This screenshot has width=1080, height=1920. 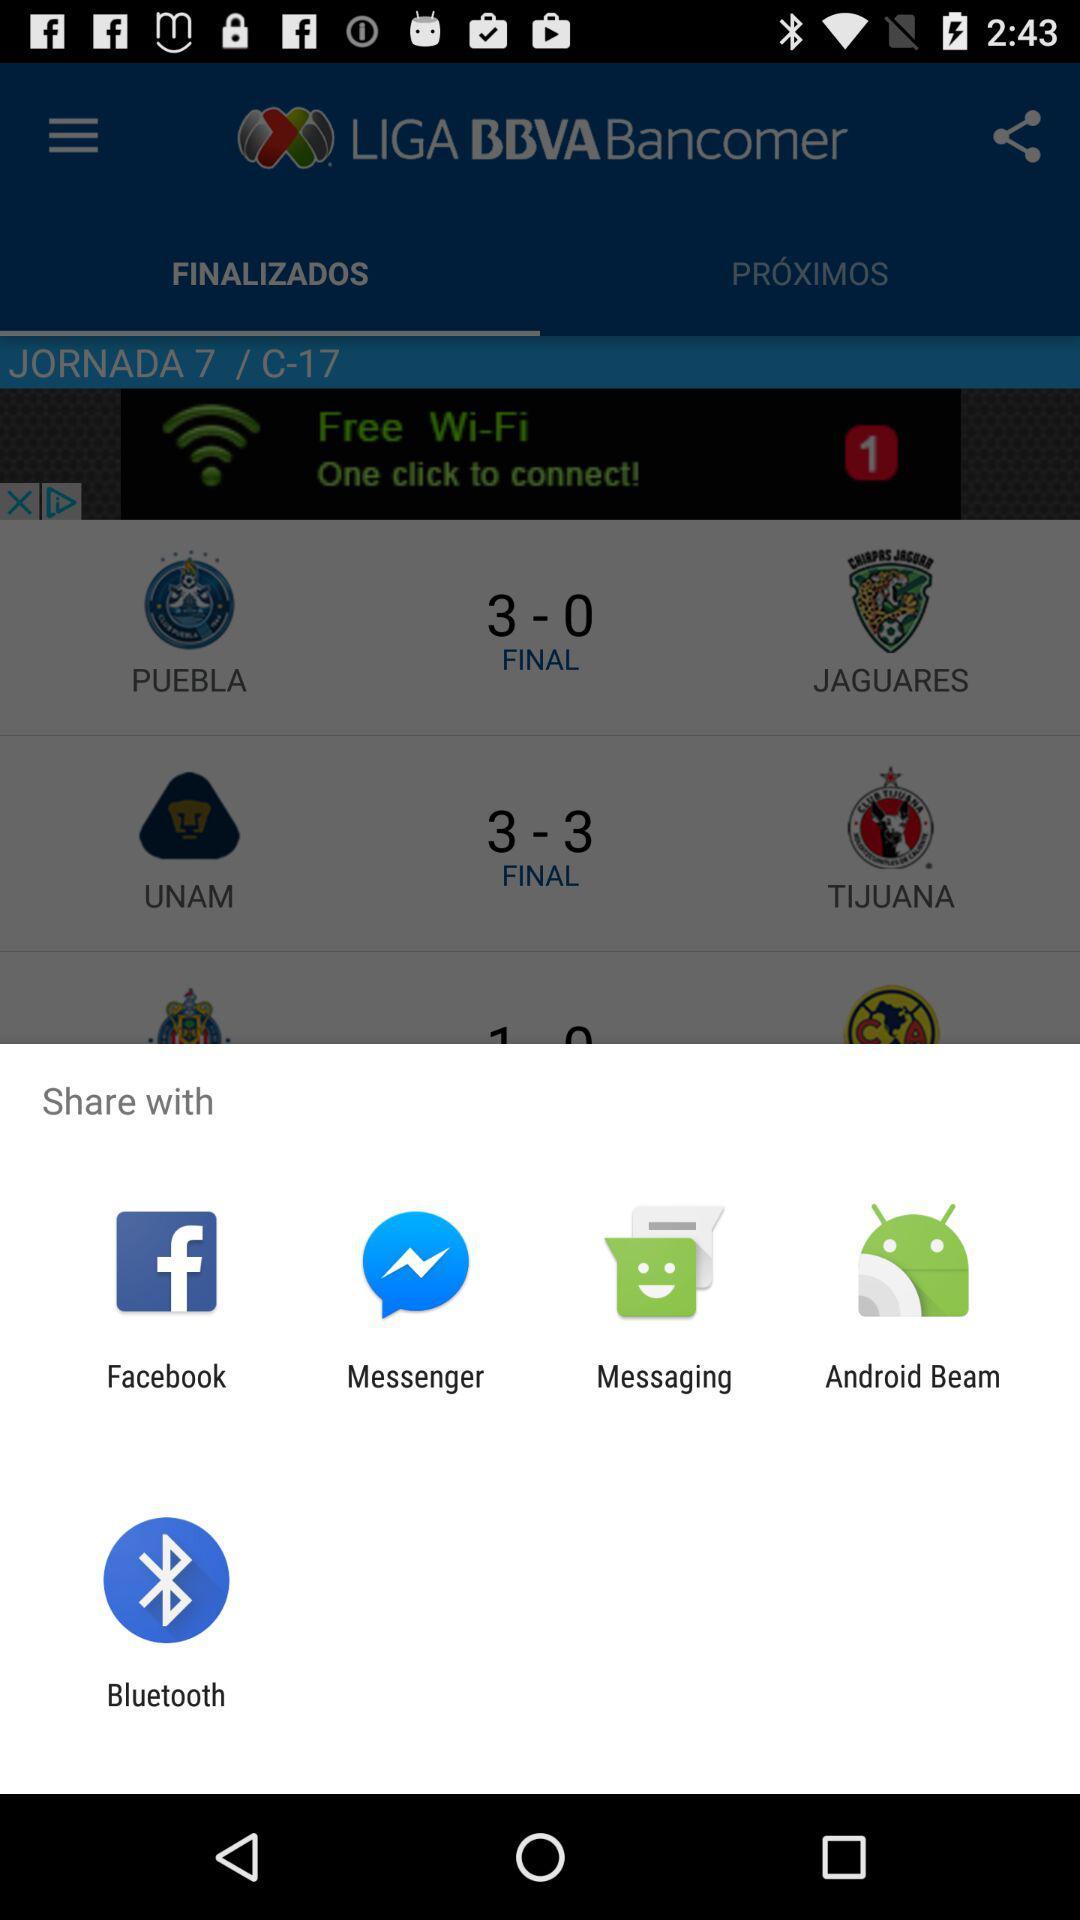 I want to click on item next to messenger item, so click(x=165, y=1392).